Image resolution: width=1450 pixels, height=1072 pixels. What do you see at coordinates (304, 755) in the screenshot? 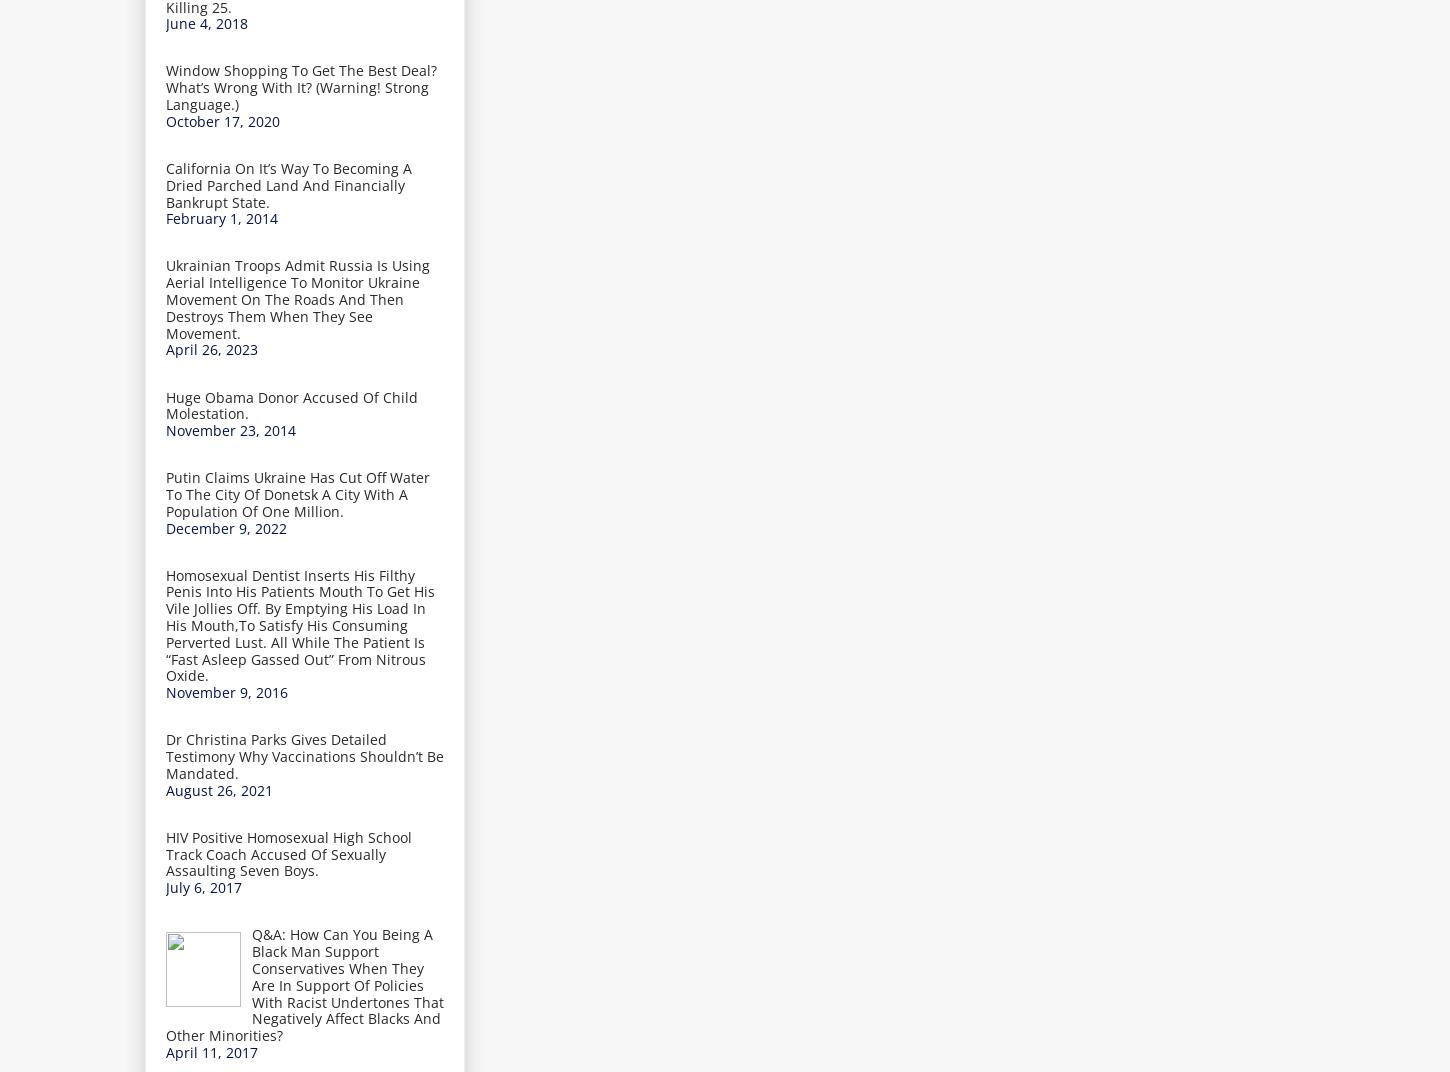
I see `'Dr Christina Parks Gives Detailed Testimony Why Vaccinations Shouldn’t Be Mandated.'` at bounding box center [304, 755].